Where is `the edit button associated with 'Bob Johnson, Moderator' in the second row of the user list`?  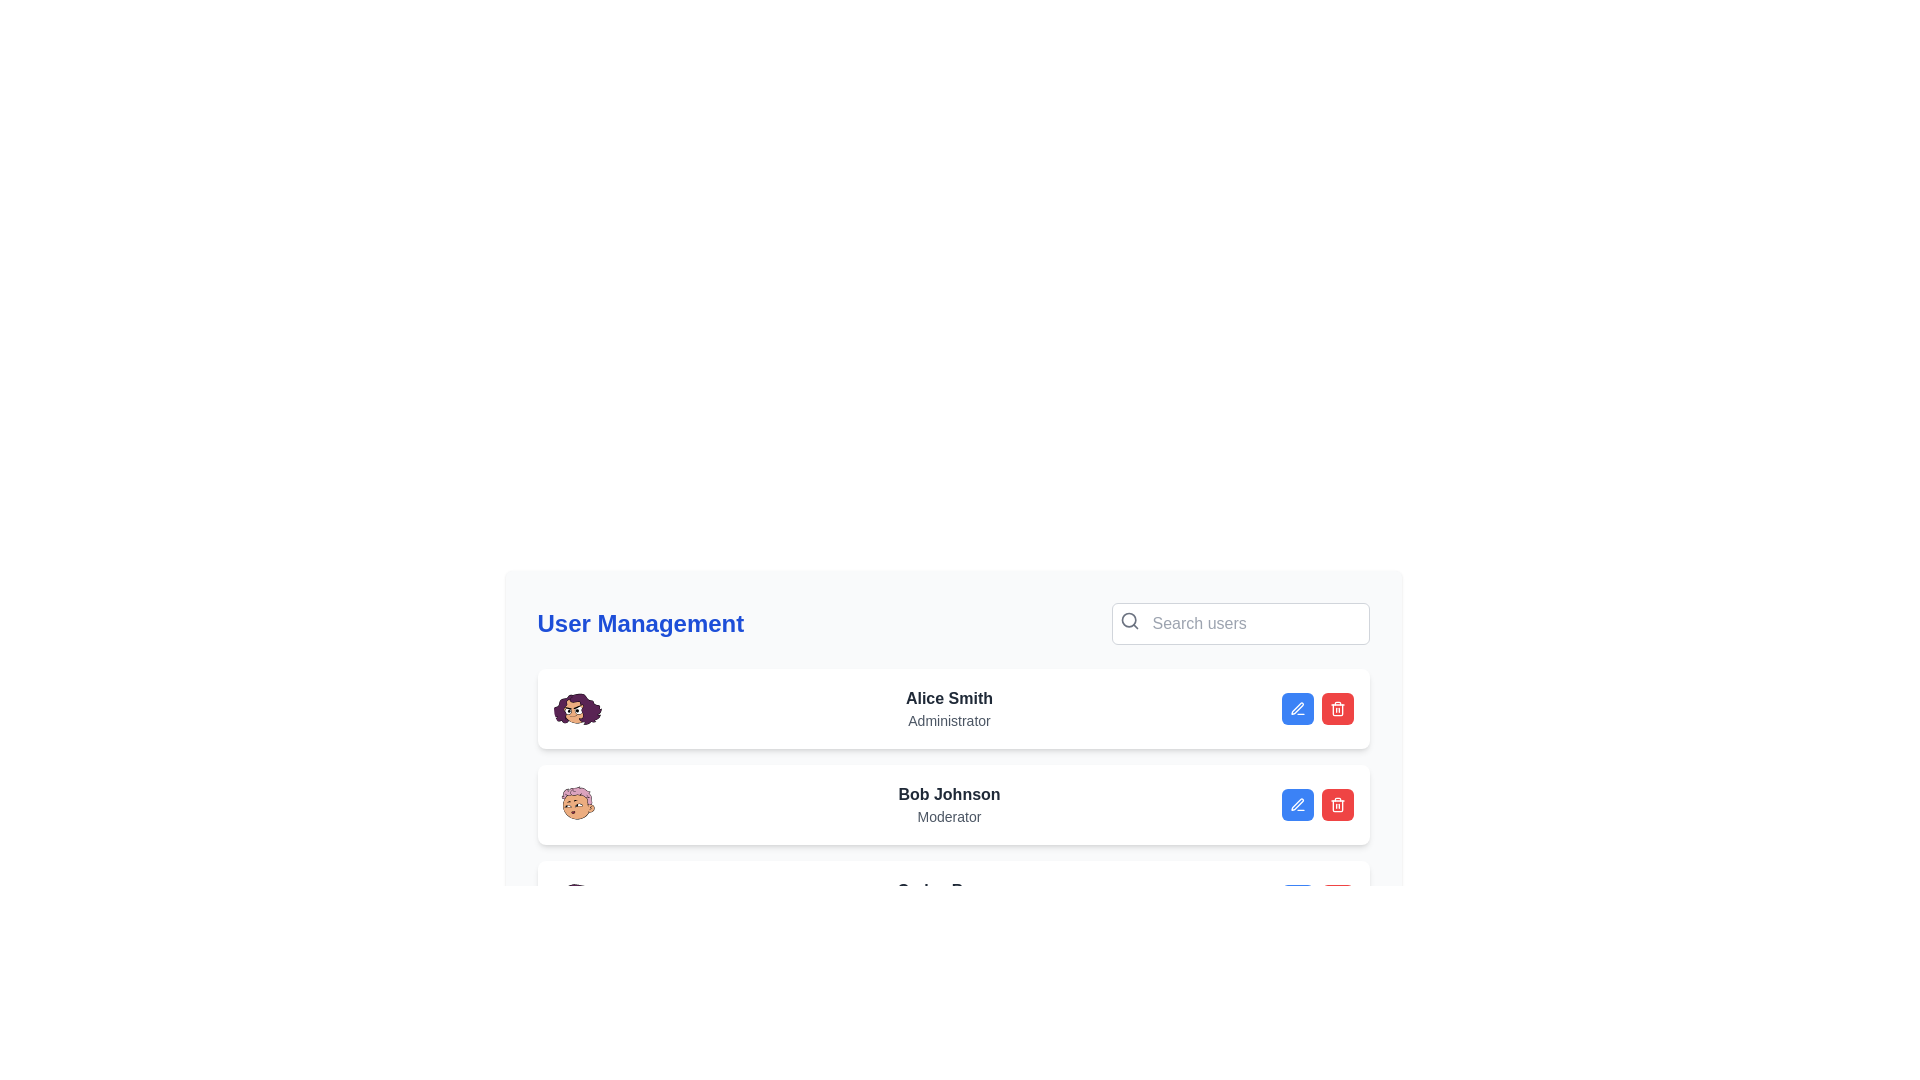 the edit button associated with 'Bob Johnson, Moderator' in the second row of the user list is located at coordinates (1297, 804).